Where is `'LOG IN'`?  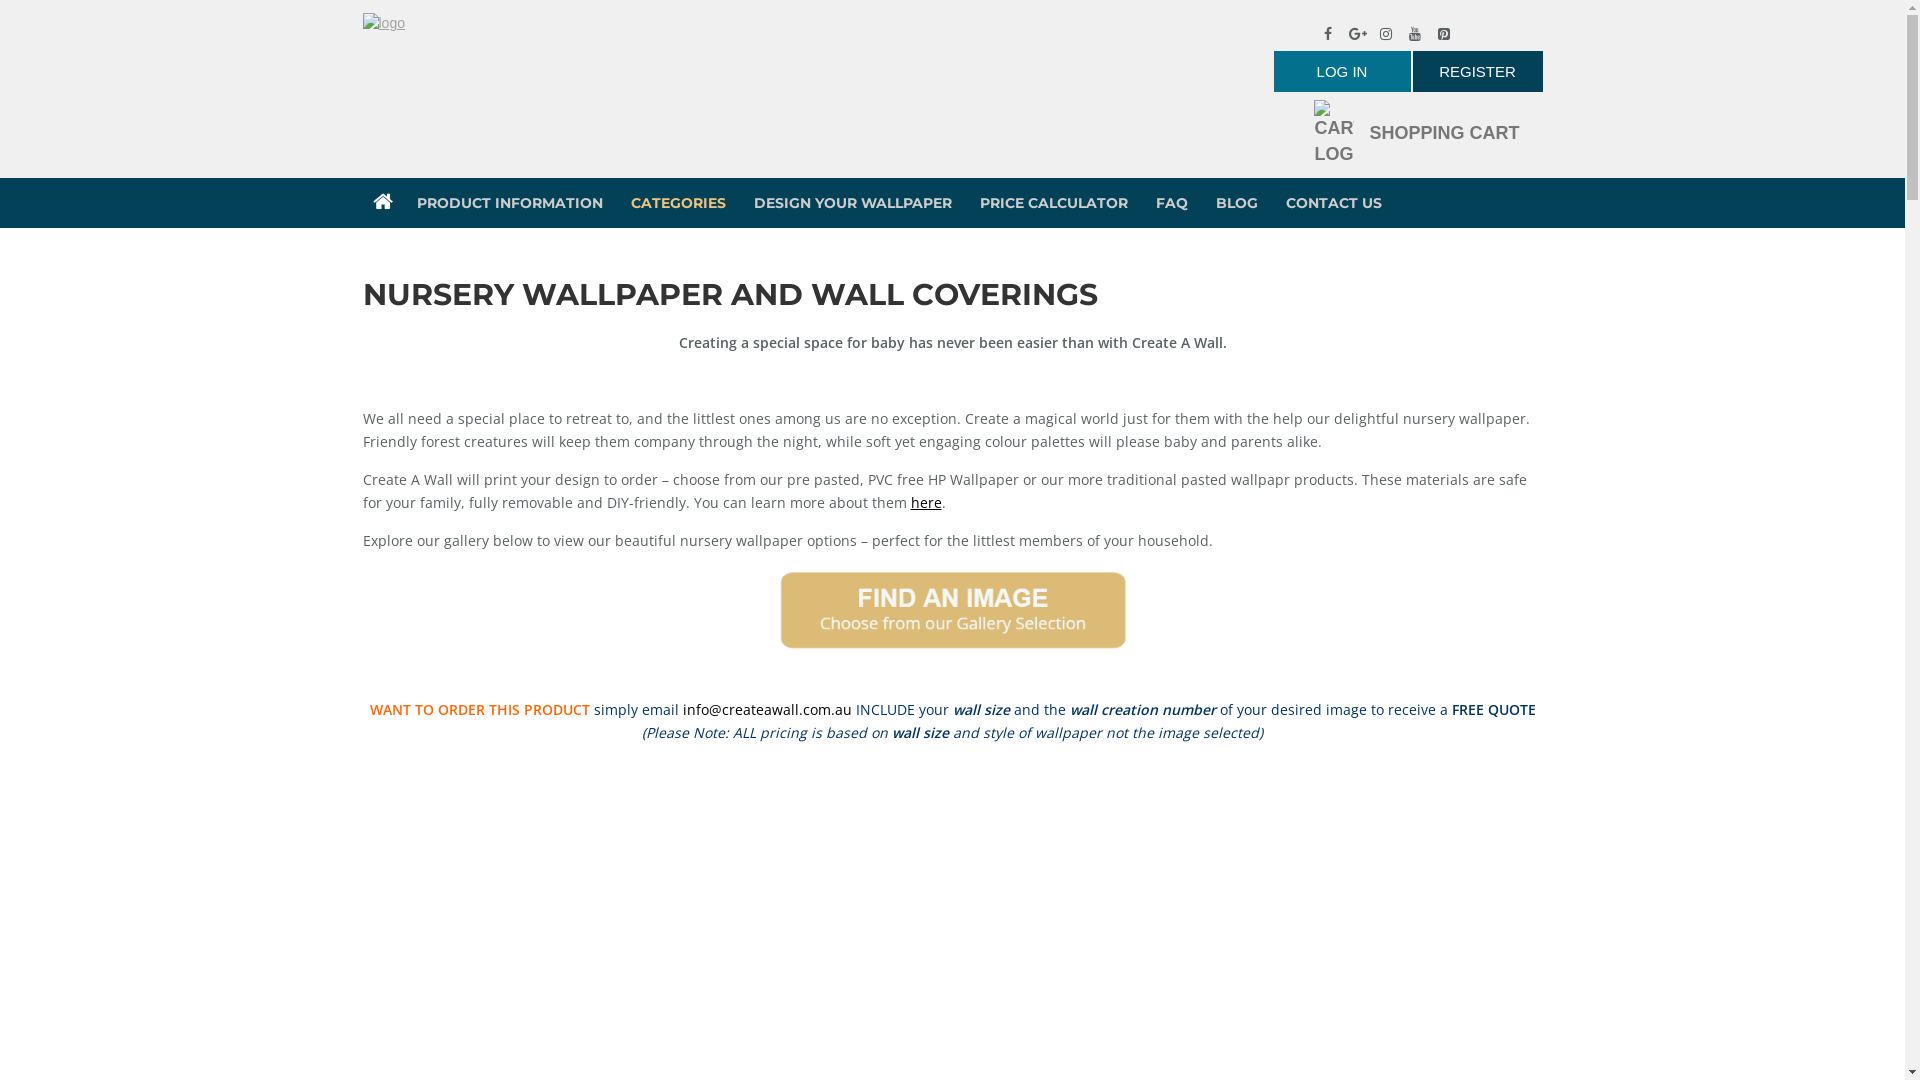 'LOG IN' is located at coordinates (1342, 70).